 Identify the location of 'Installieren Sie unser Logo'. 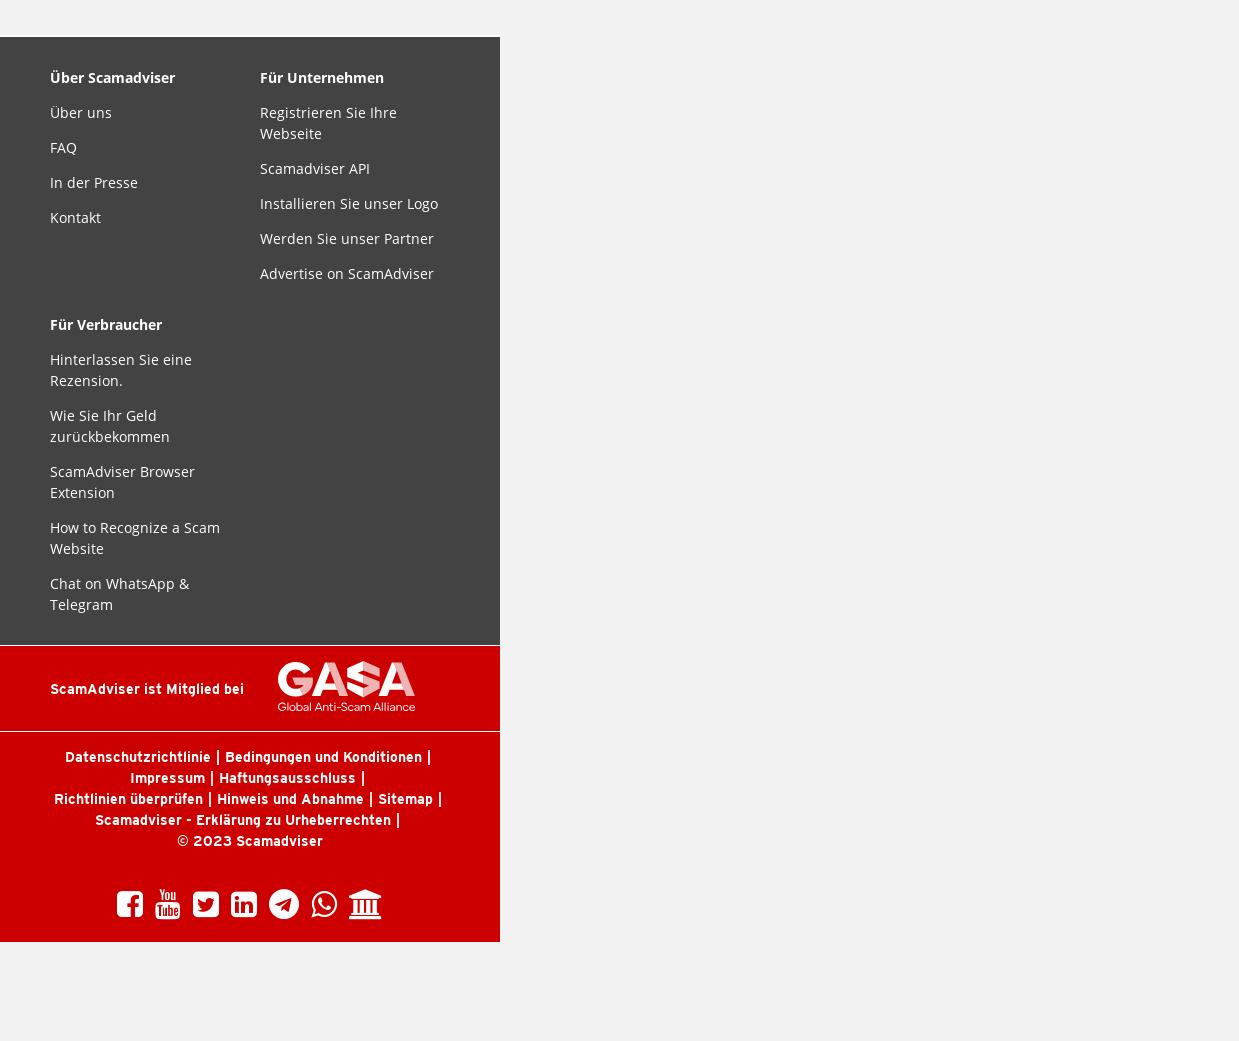
(349, 203).